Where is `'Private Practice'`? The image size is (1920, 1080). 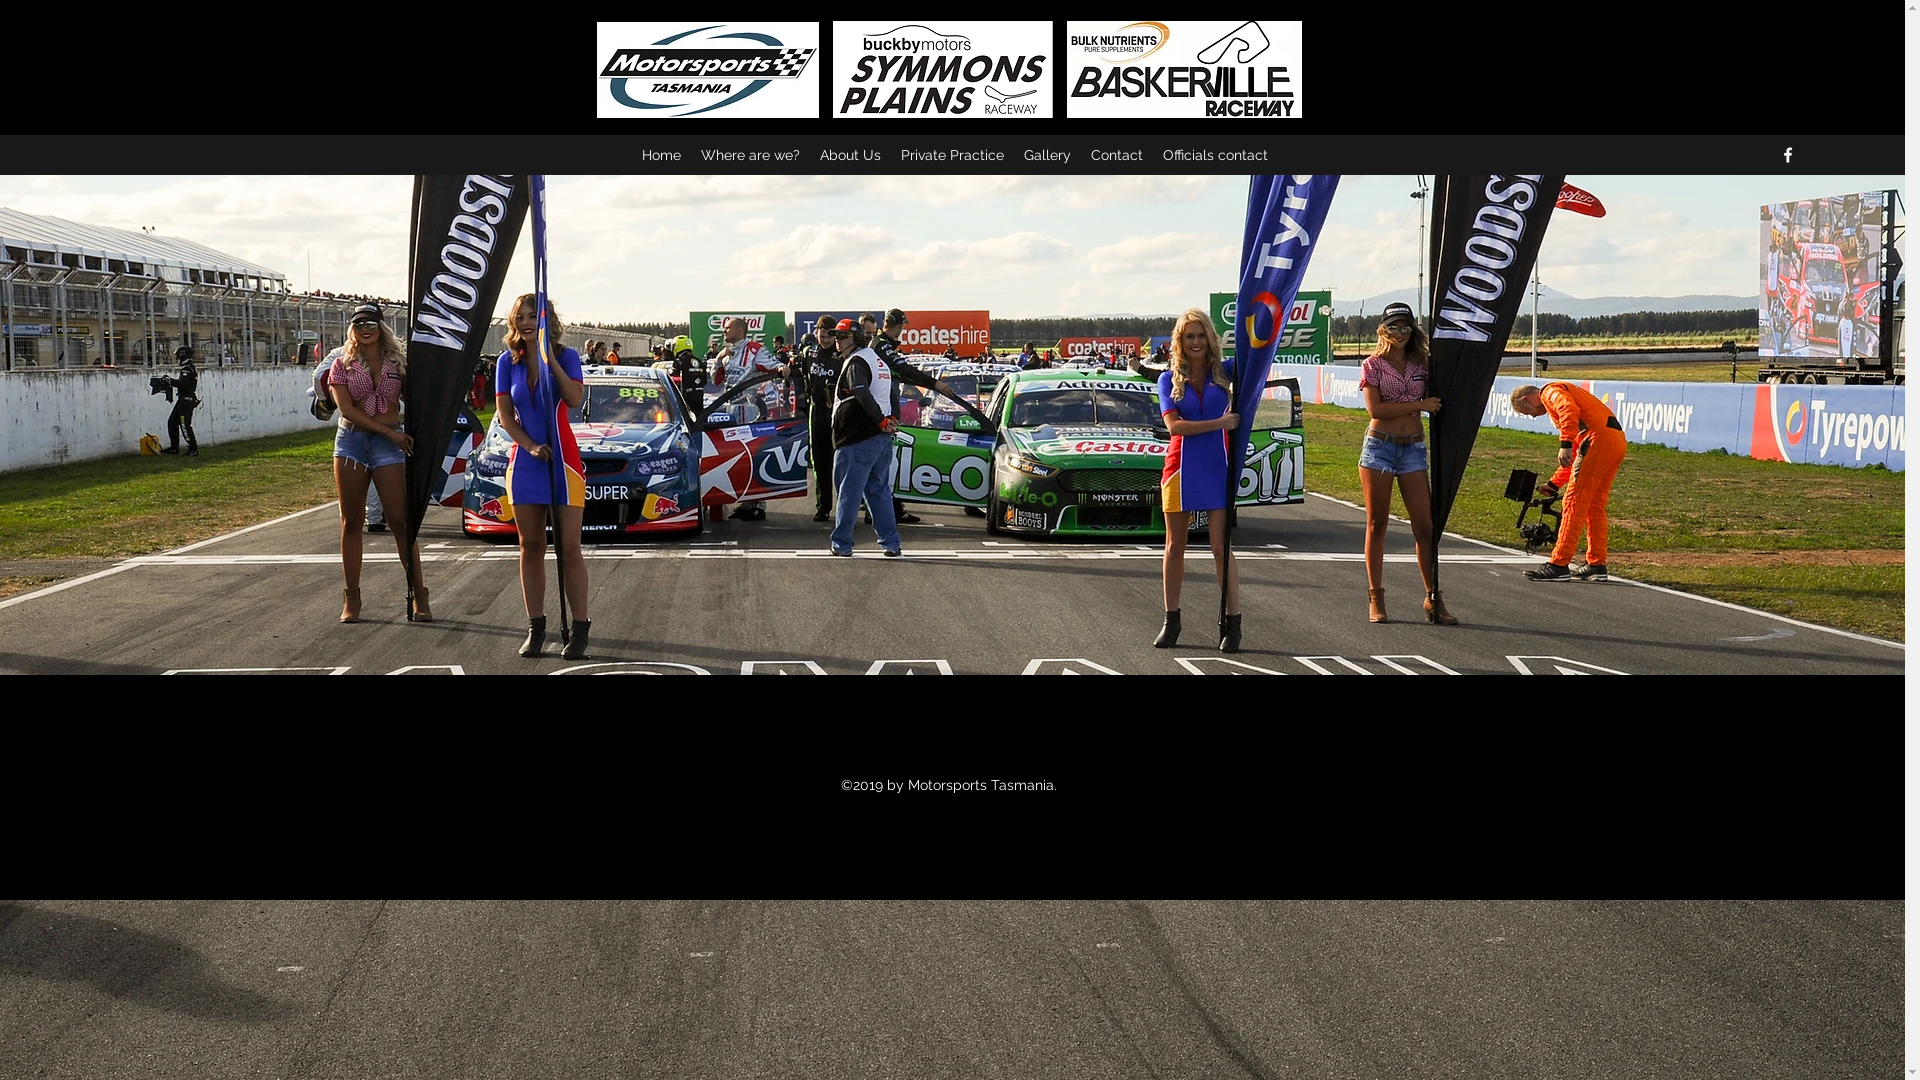 'Private Practice' is located at coordinates (951, 153).